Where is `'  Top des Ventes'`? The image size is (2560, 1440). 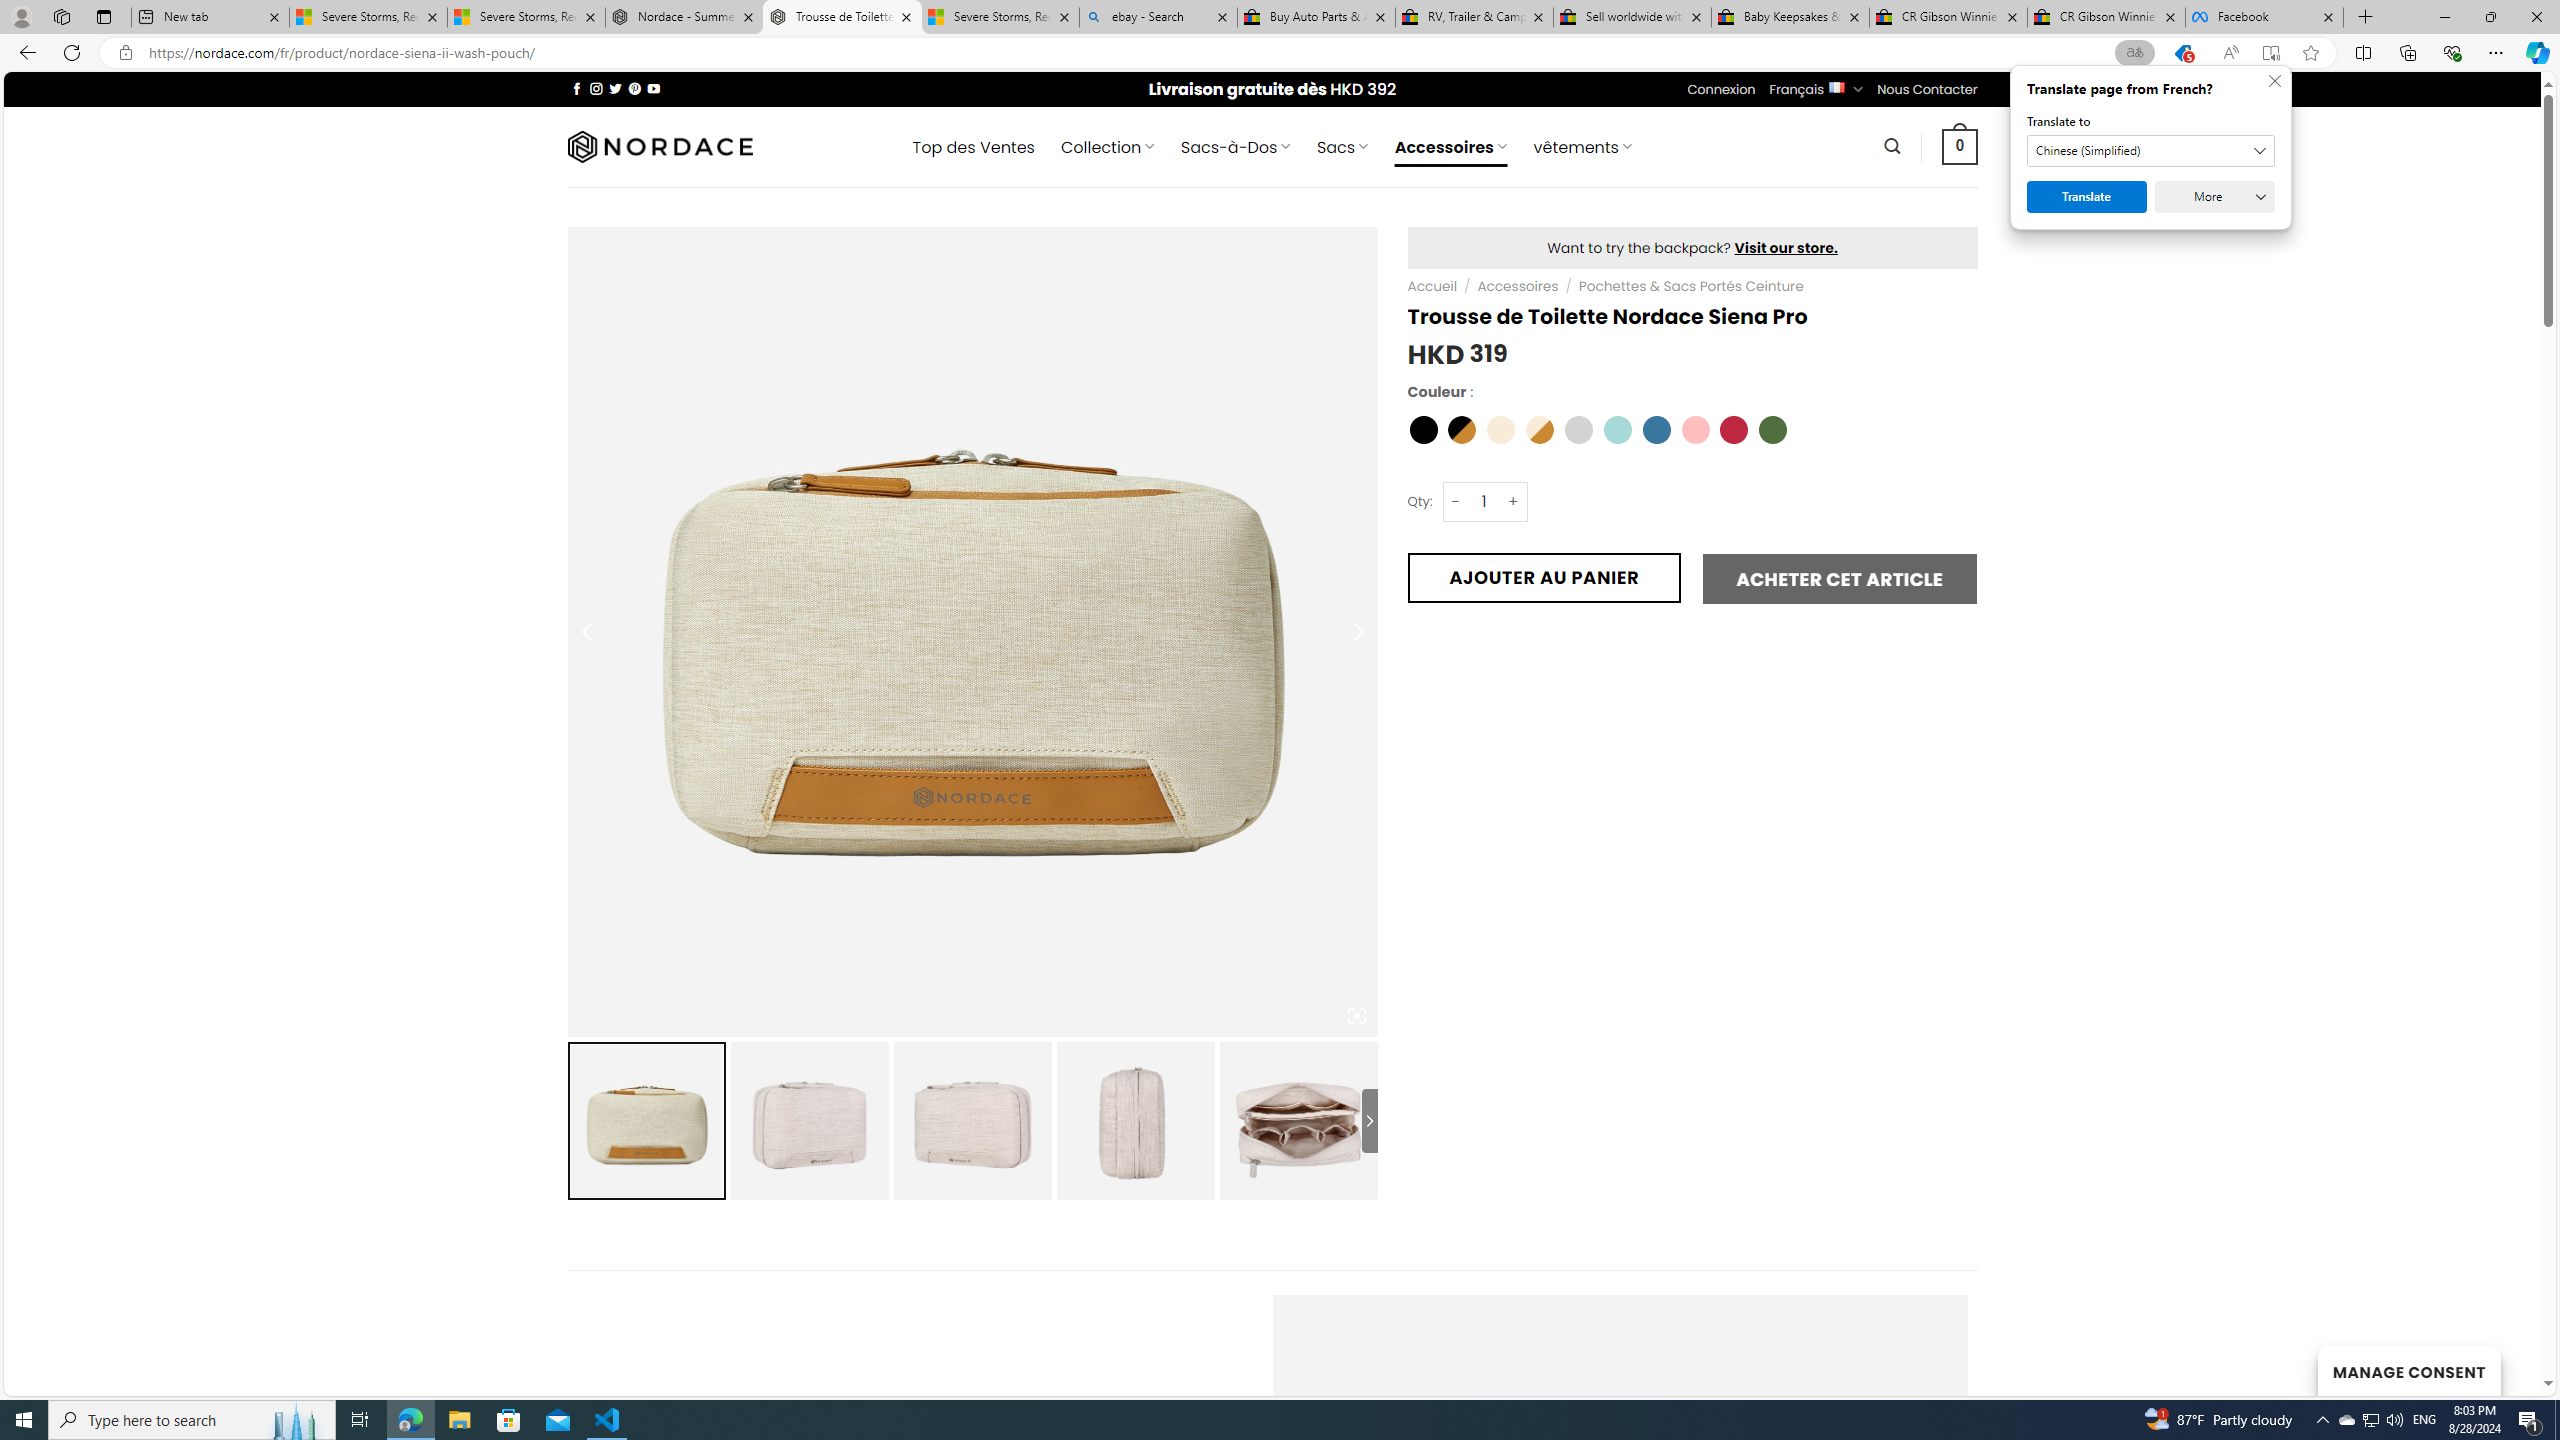 '  Top des Ventes' is located at coordinates (971, 146).